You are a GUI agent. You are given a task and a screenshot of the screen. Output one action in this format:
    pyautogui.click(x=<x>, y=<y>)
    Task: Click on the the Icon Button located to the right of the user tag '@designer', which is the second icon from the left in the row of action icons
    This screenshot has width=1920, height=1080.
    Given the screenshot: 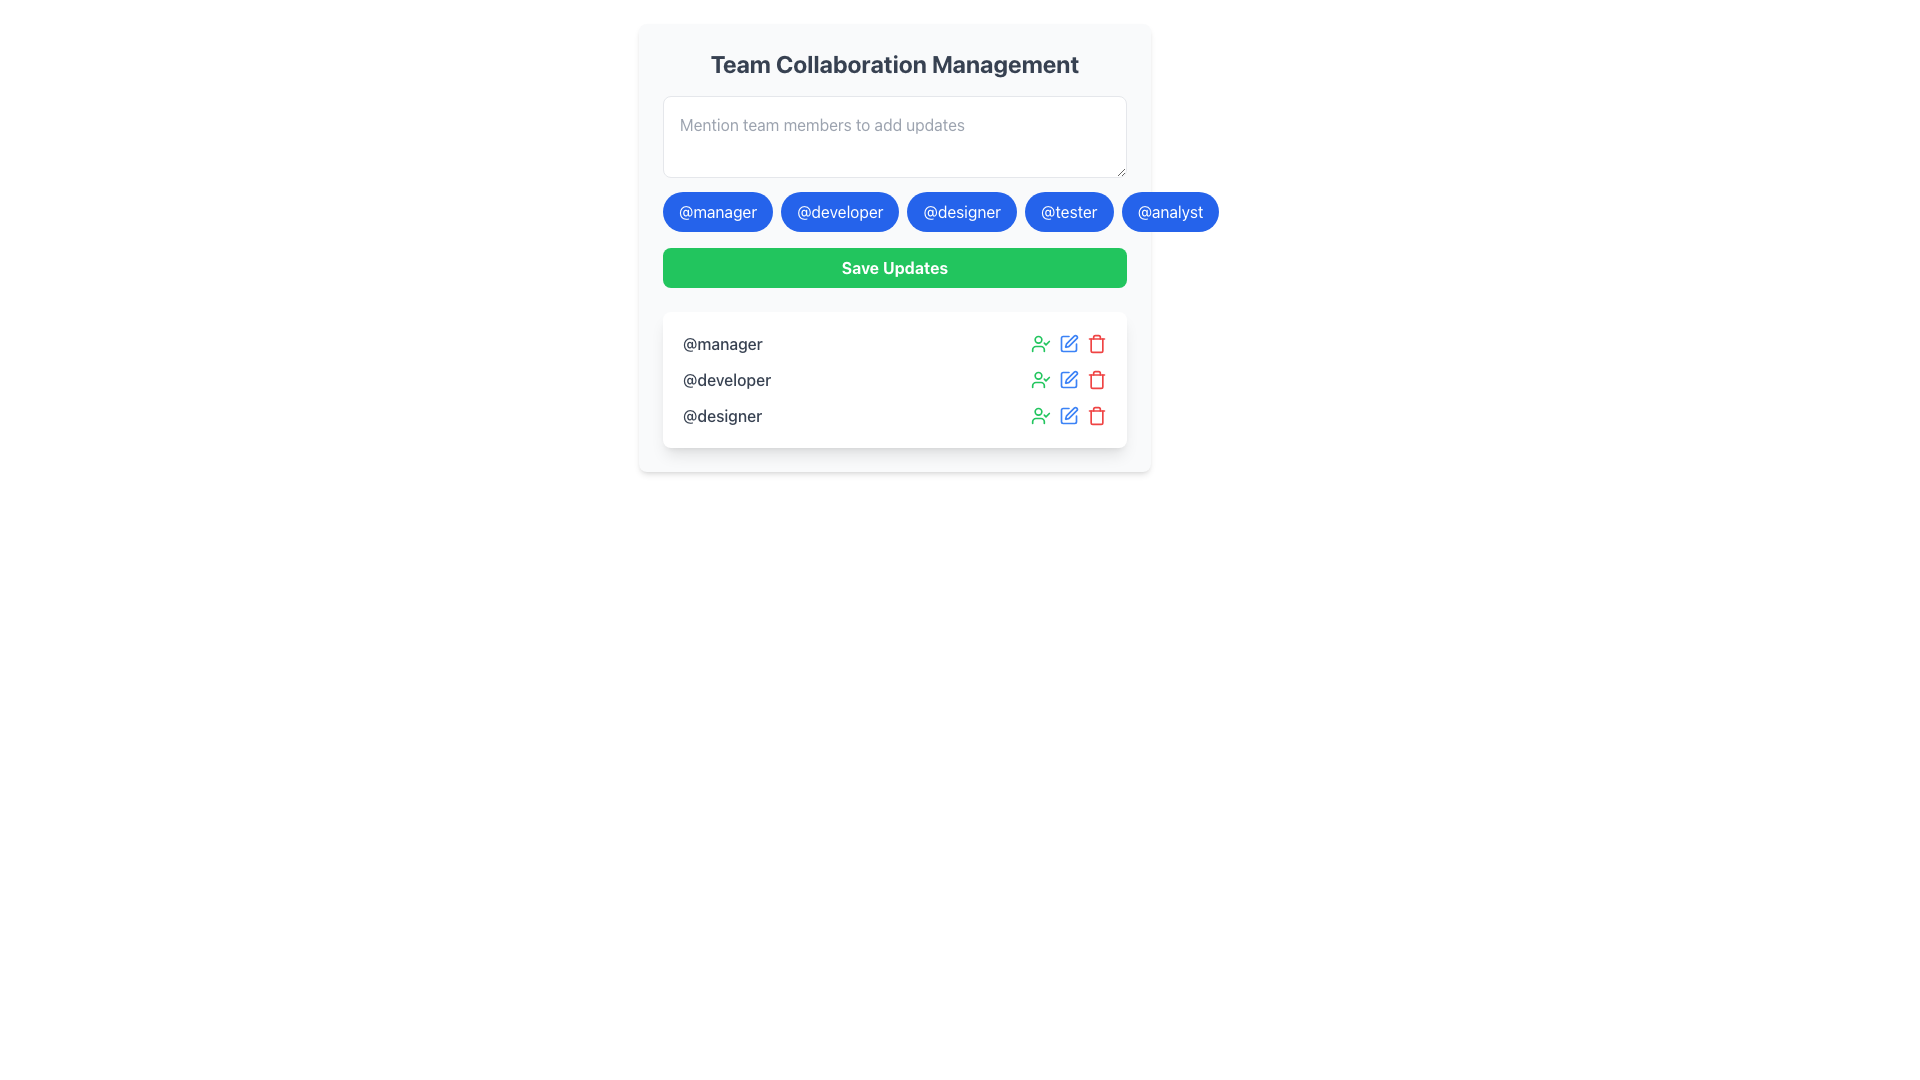 What is the action you would take?
    pyautogui.click(x=1070, y=412)
    